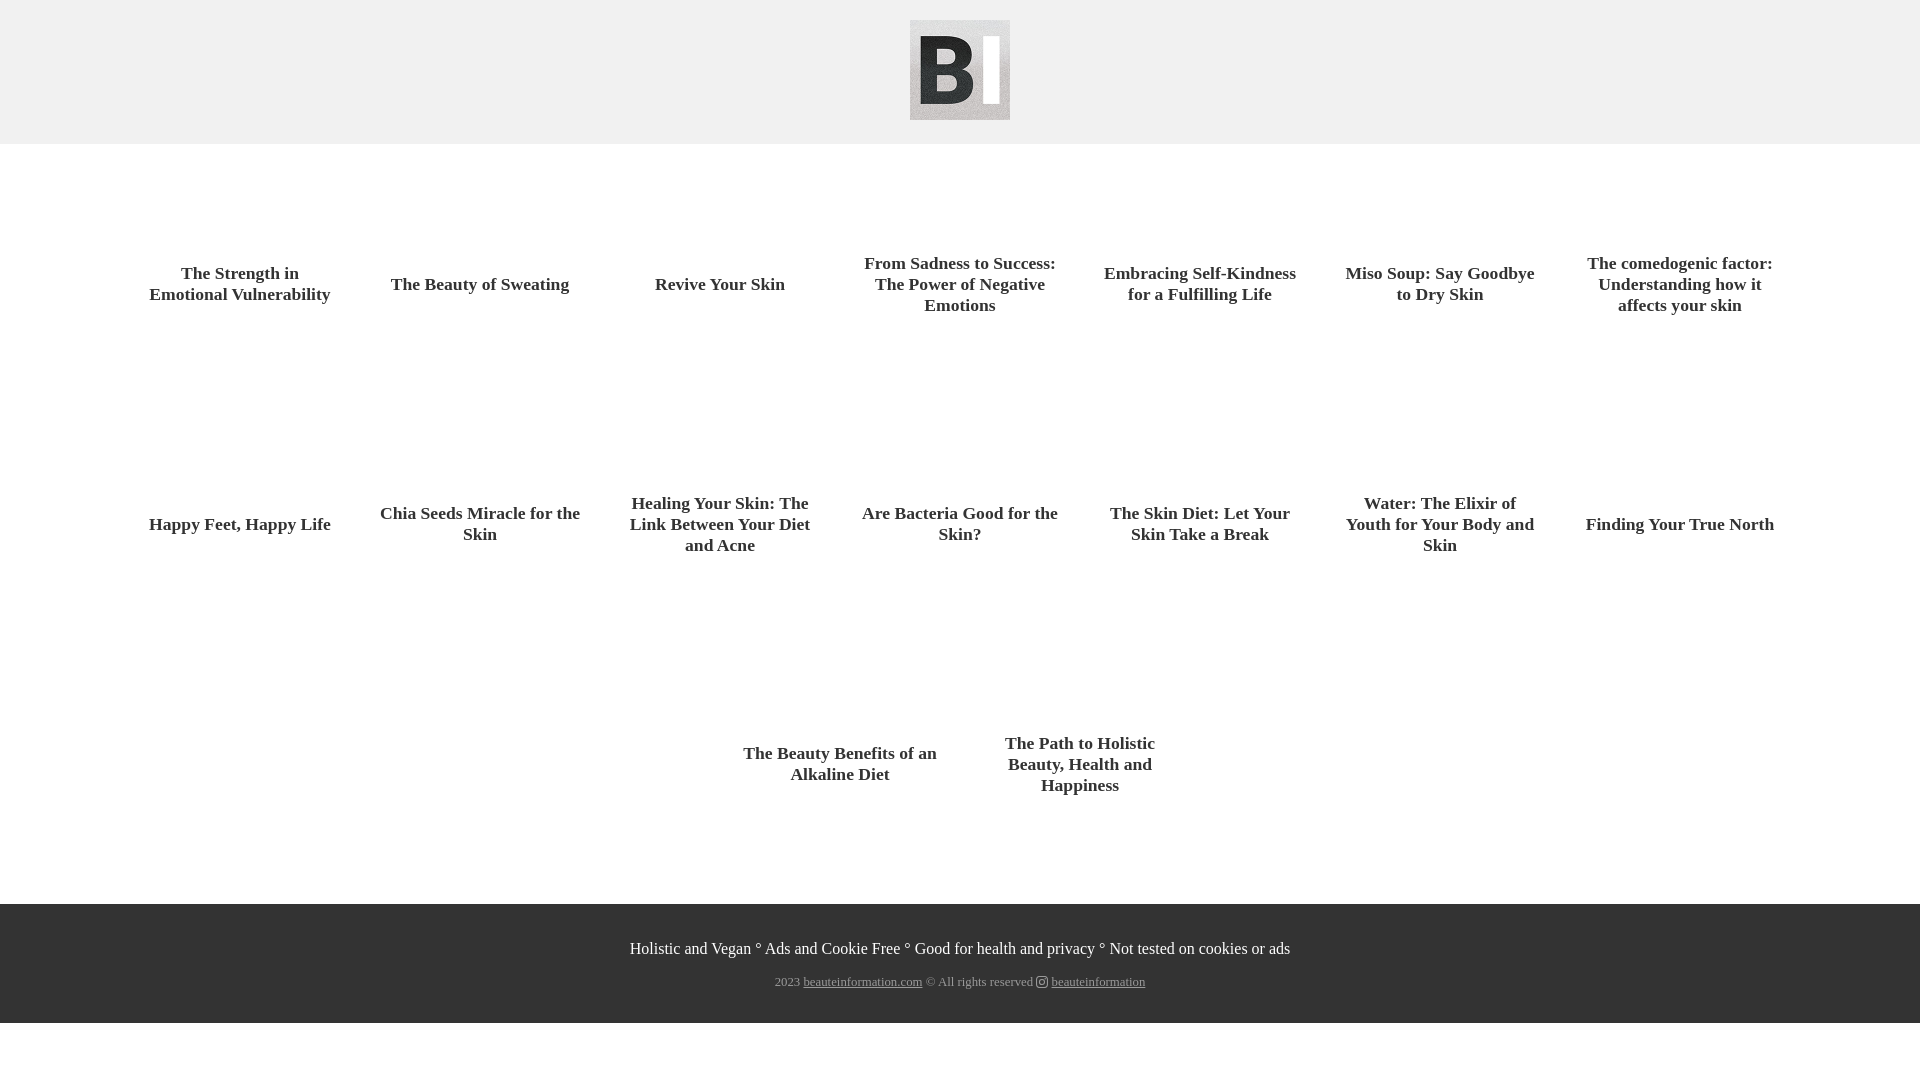  Describe the element at coordinates (802, 981) in the screenshot. I see `'beauteinformation.com'` at that location.